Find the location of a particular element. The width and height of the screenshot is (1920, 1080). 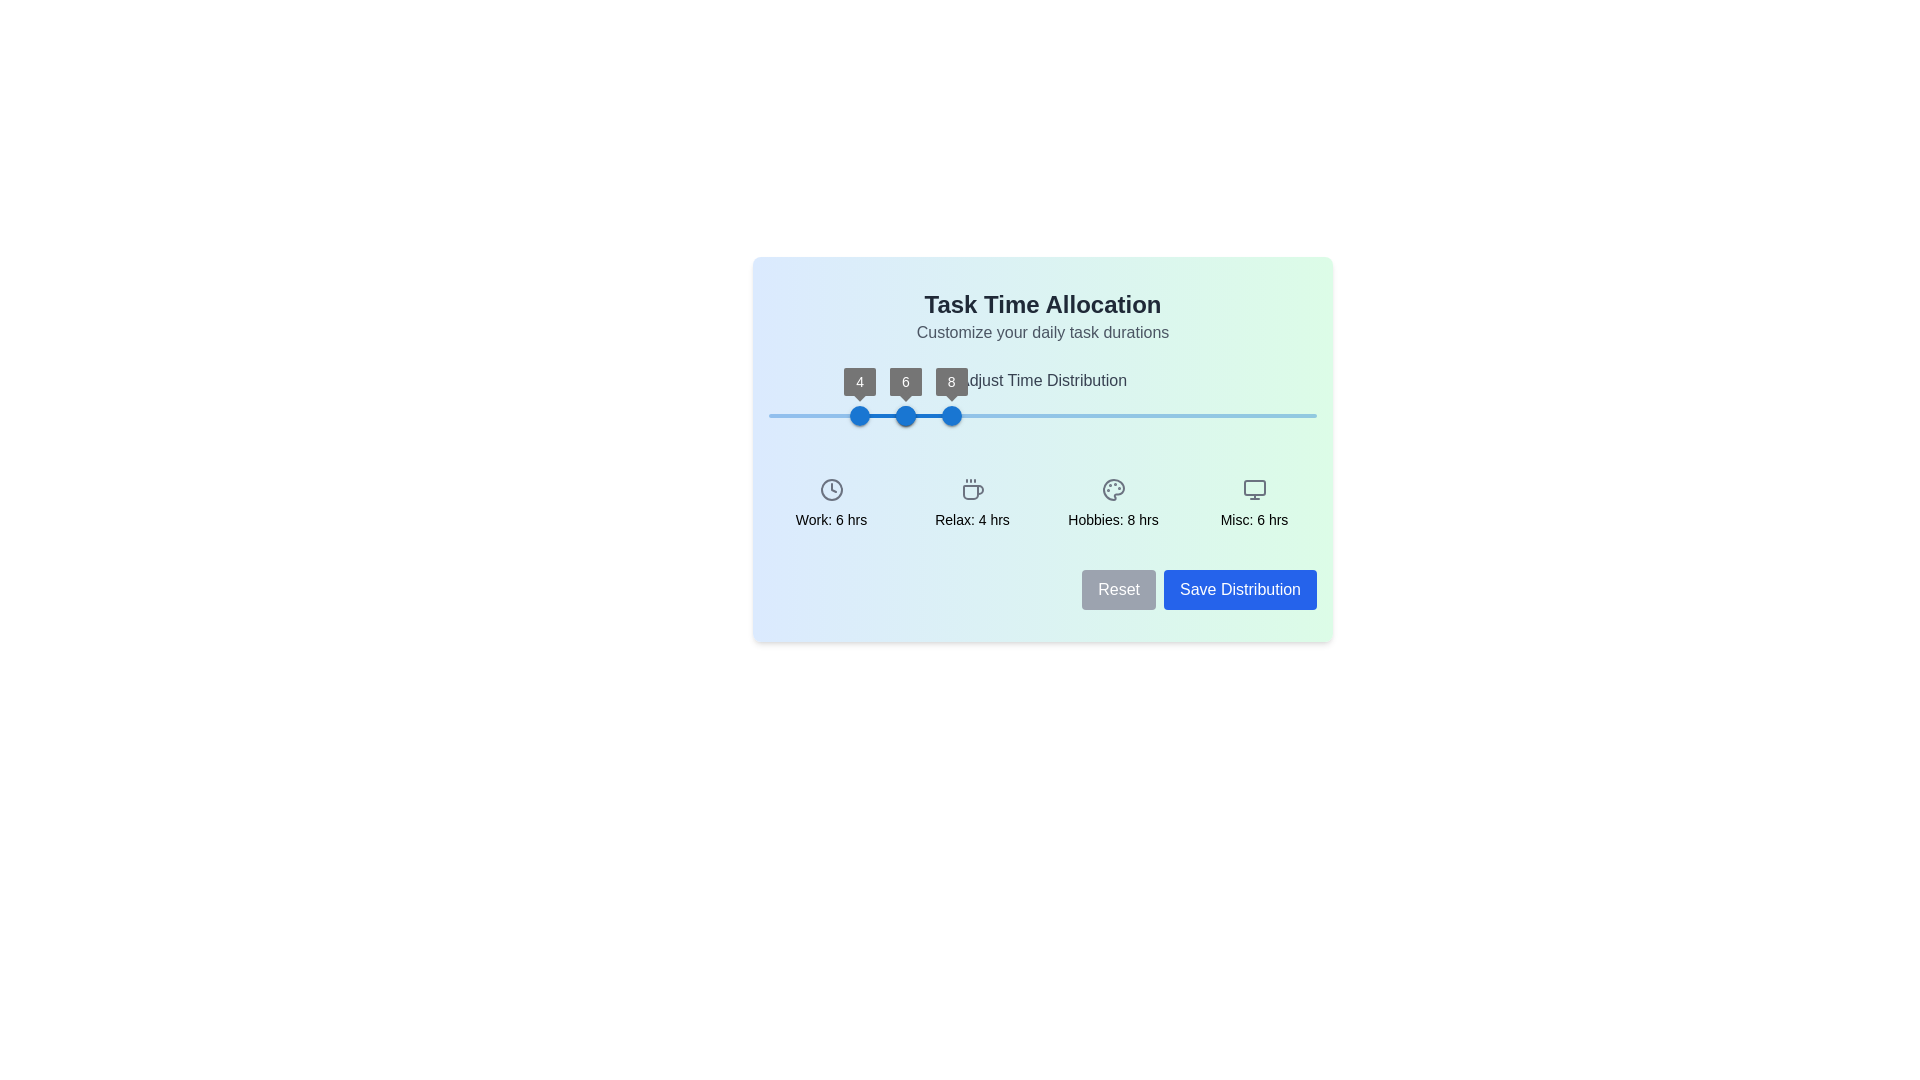

the 'Save Distribution' button with a blue background and white text is located at coordinates (1239, 589).